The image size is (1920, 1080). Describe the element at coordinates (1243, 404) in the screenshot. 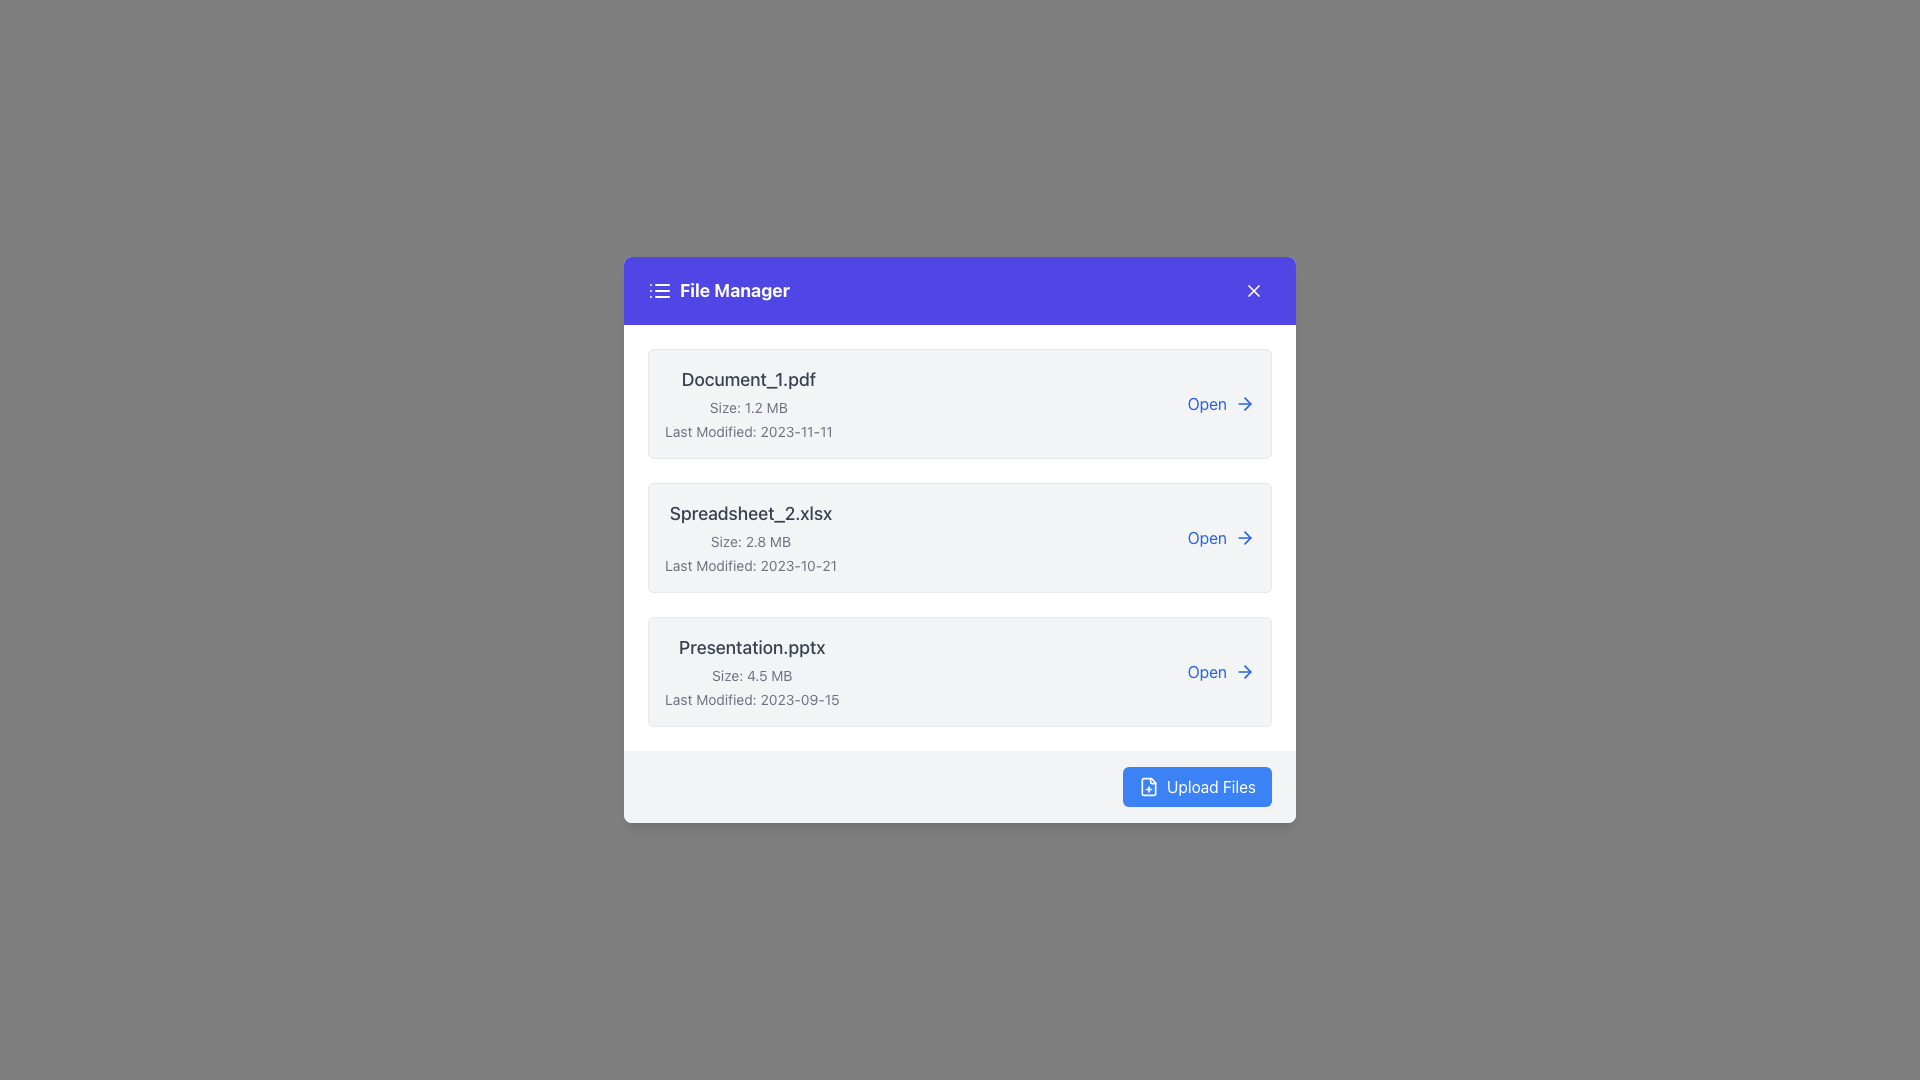

I see `the Arrow Icon located at the rightmost part of the 'Open' interactive component in the first file row, which indicates a forward action for opening associated files` at that location.